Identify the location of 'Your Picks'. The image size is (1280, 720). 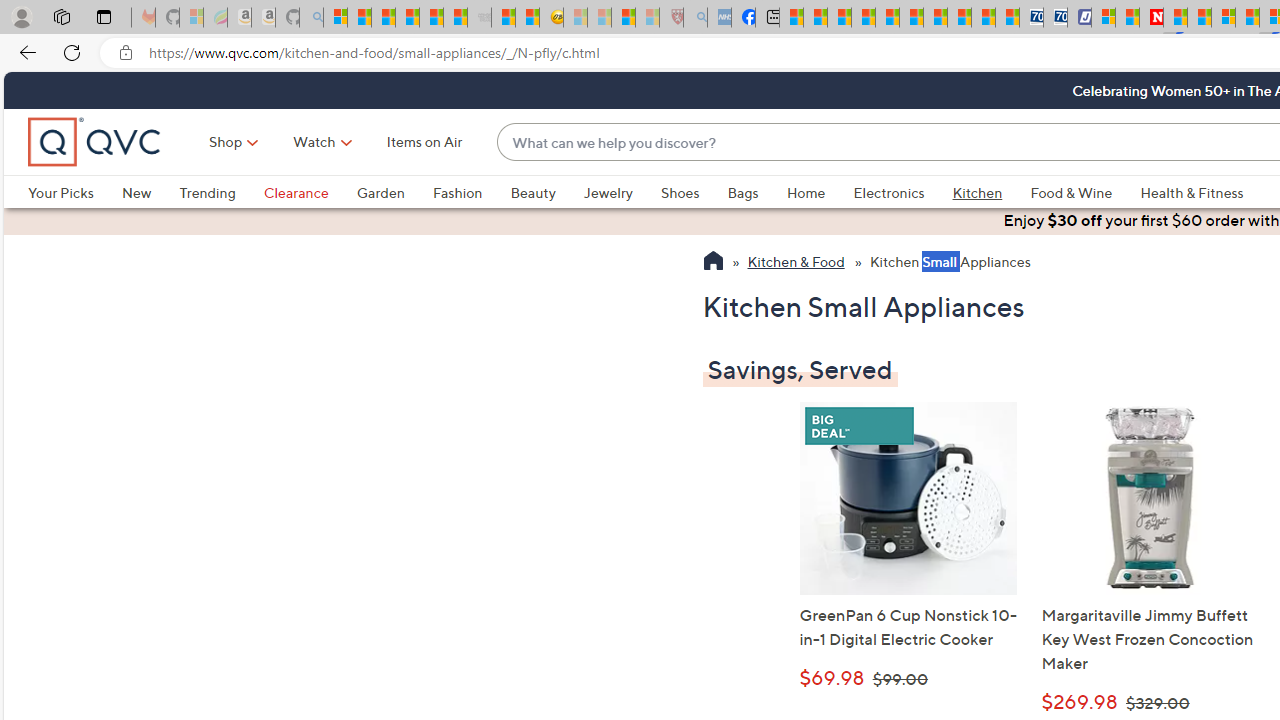
(74, 192).